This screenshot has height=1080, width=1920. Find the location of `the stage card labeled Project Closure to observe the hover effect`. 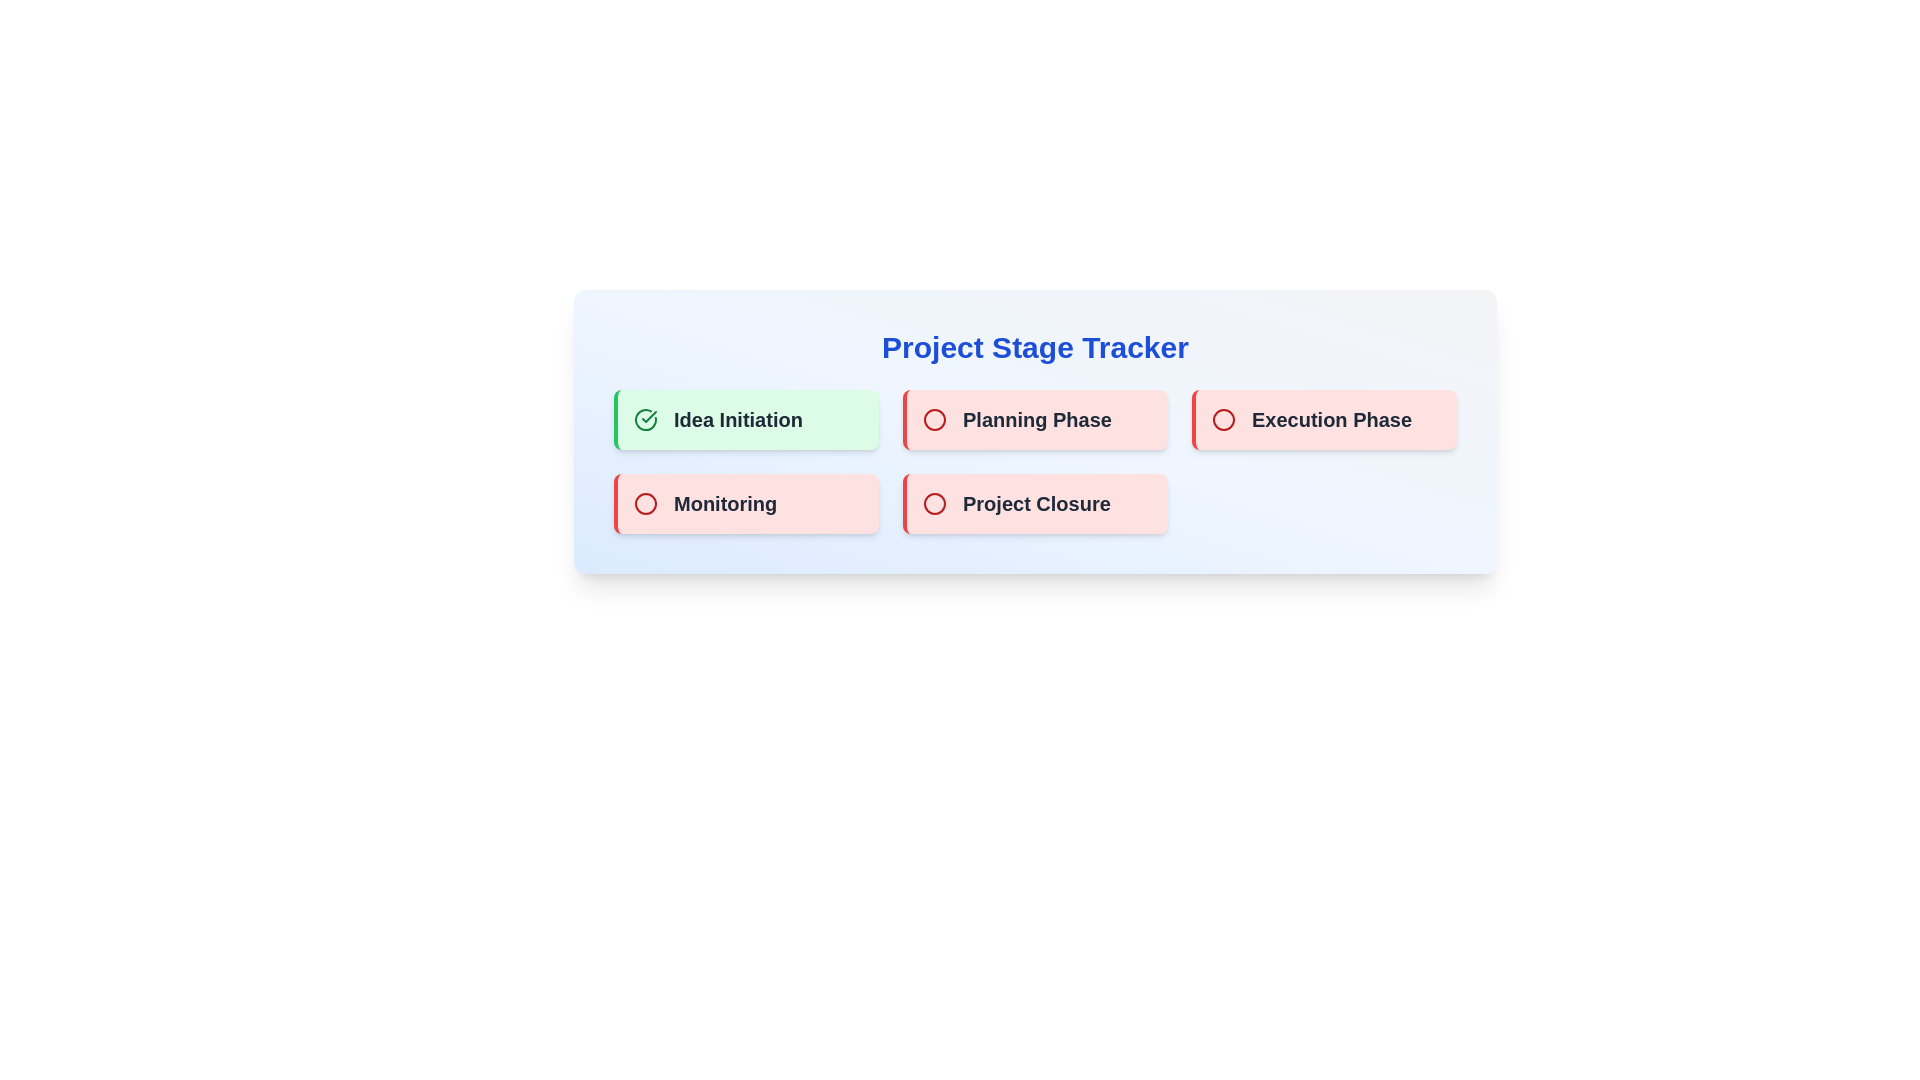

the stage card labeled Project Closure to observe the hover effect is located at coordinates (1035, 503).